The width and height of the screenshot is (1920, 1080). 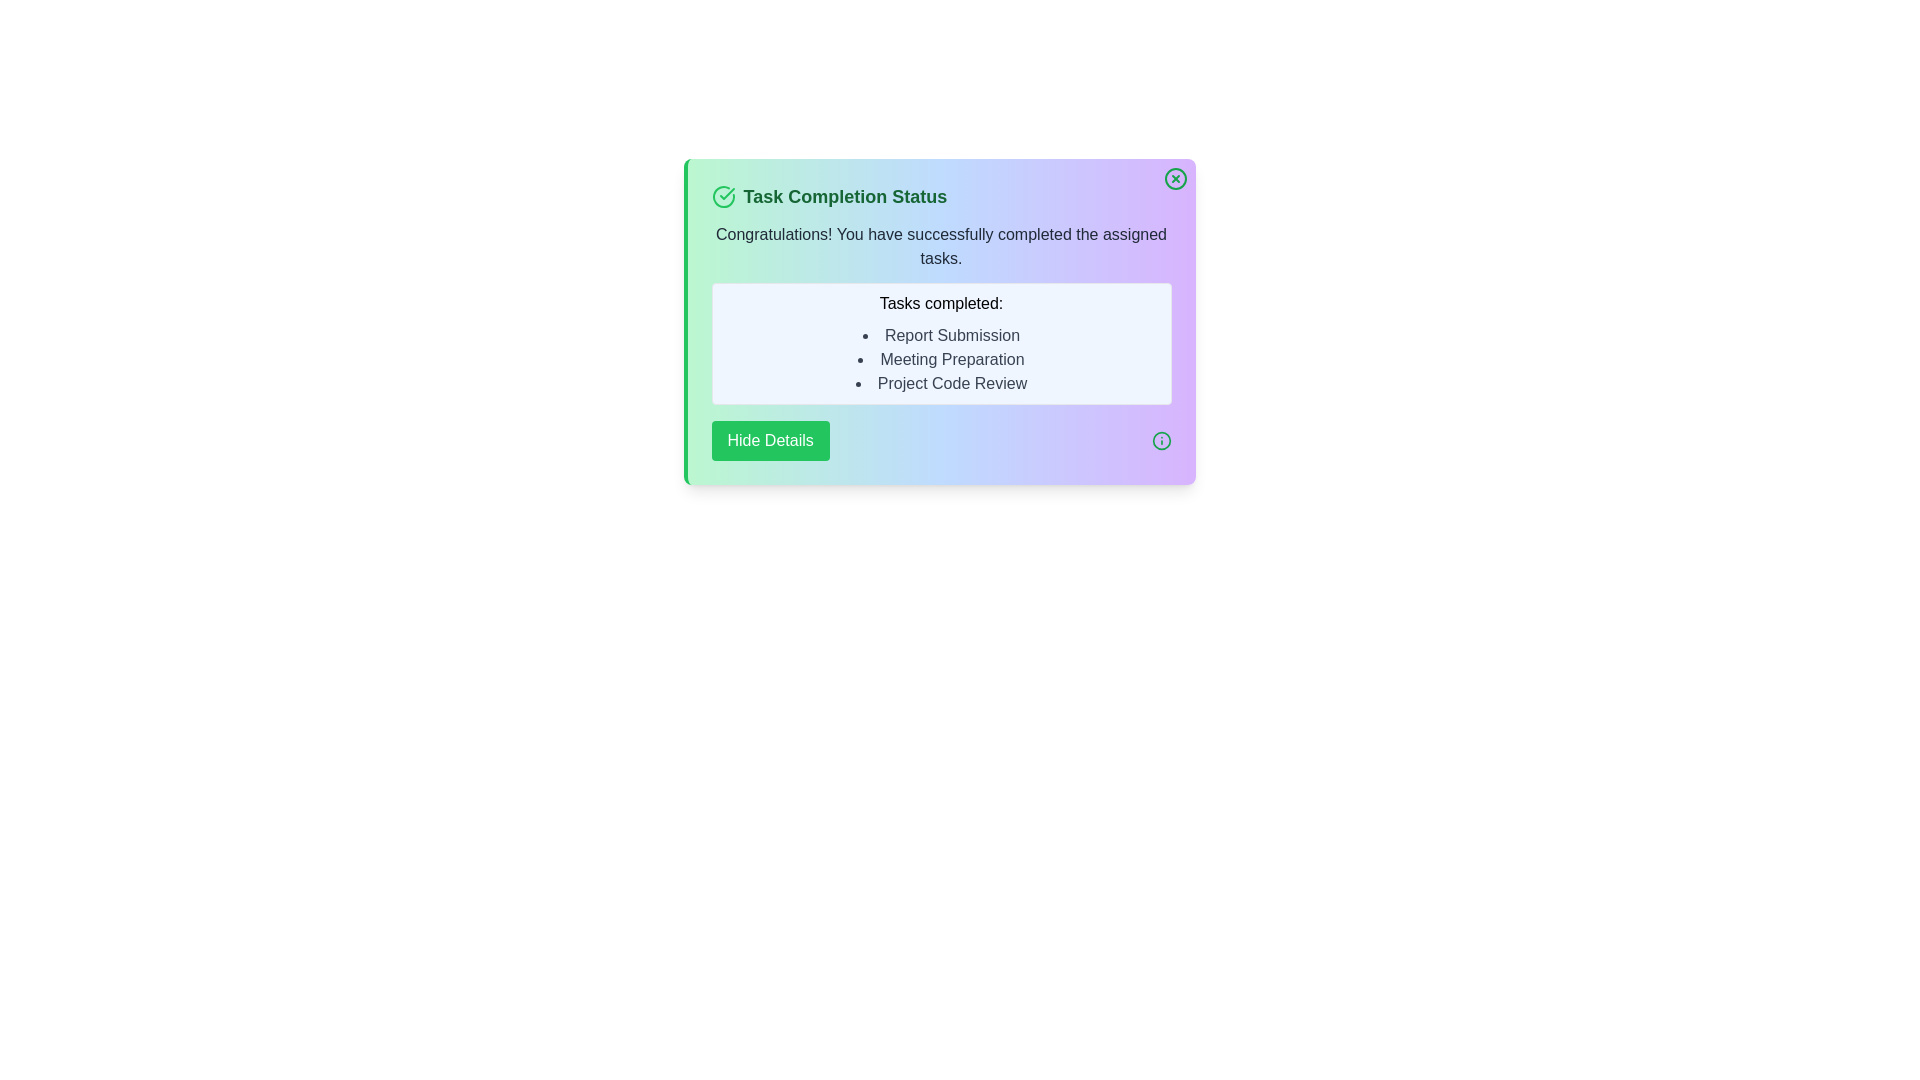 What do you see at coordinates (768, 439) in the screenshot?
I see `the 'Hide Details' button to toggle the visibility of the details section` at bounding box center [768, 439].